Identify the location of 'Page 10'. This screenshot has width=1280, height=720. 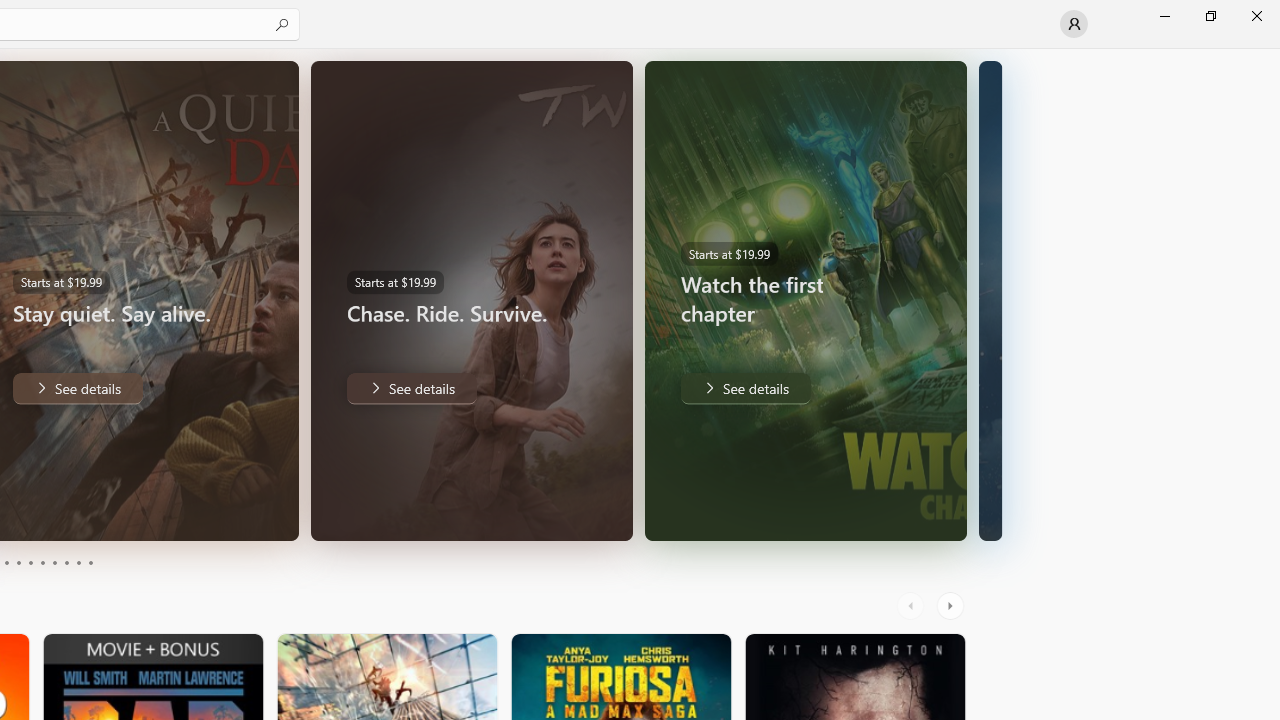
(89, 563).